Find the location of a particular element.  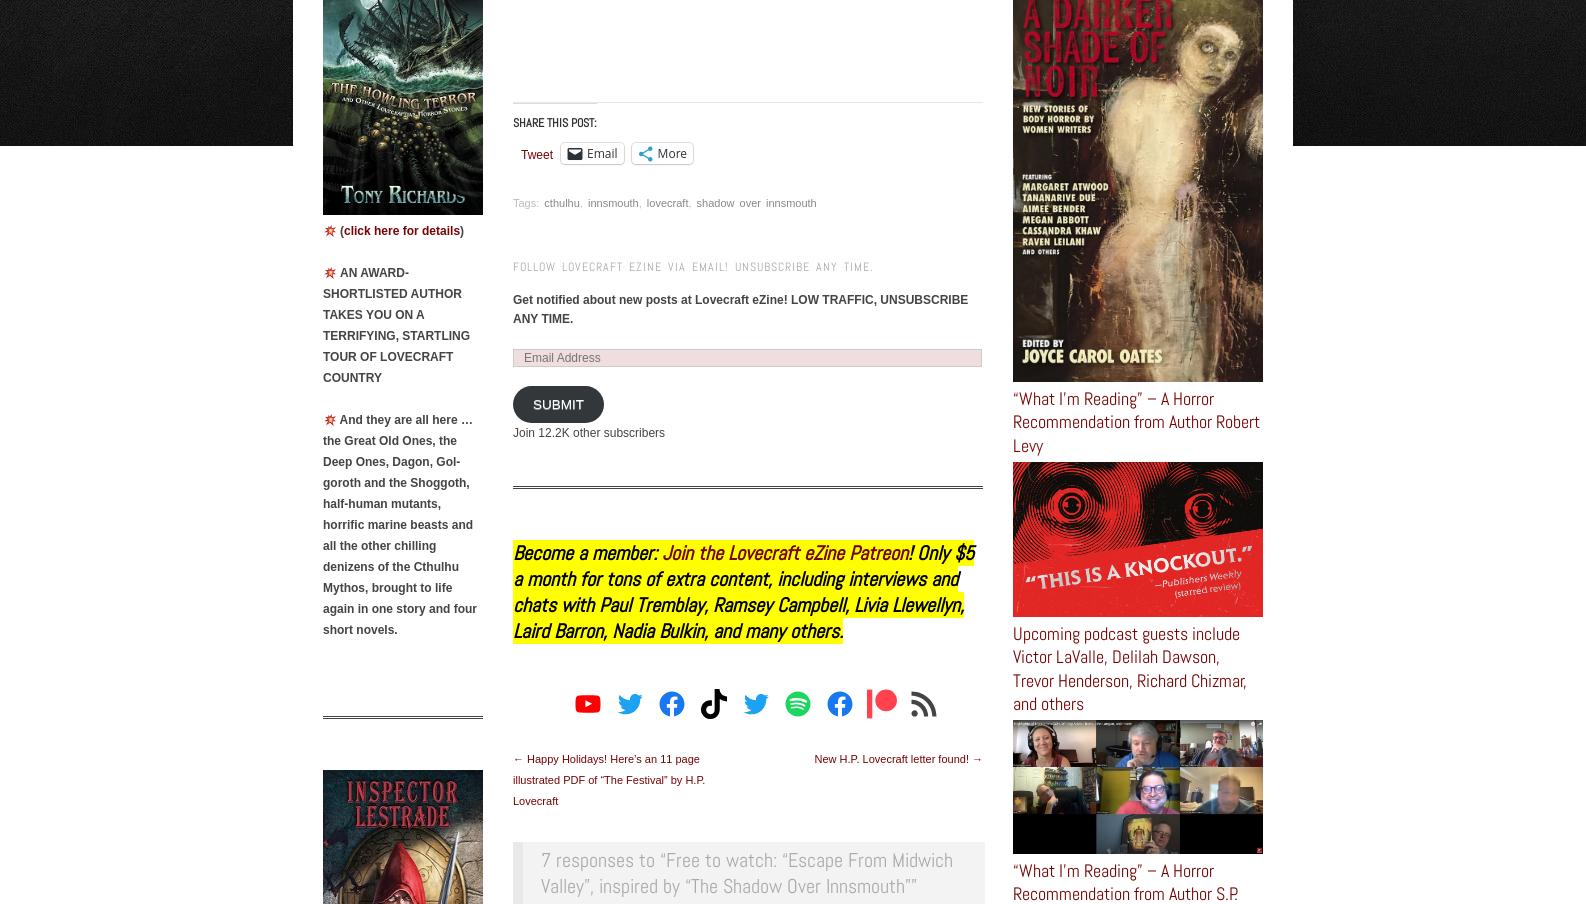

'Happy Holidays! Here’s an 11 page illustrated PDF of “The Festival” by H.P. Lovecraft' is located at coordinates (608, 778).